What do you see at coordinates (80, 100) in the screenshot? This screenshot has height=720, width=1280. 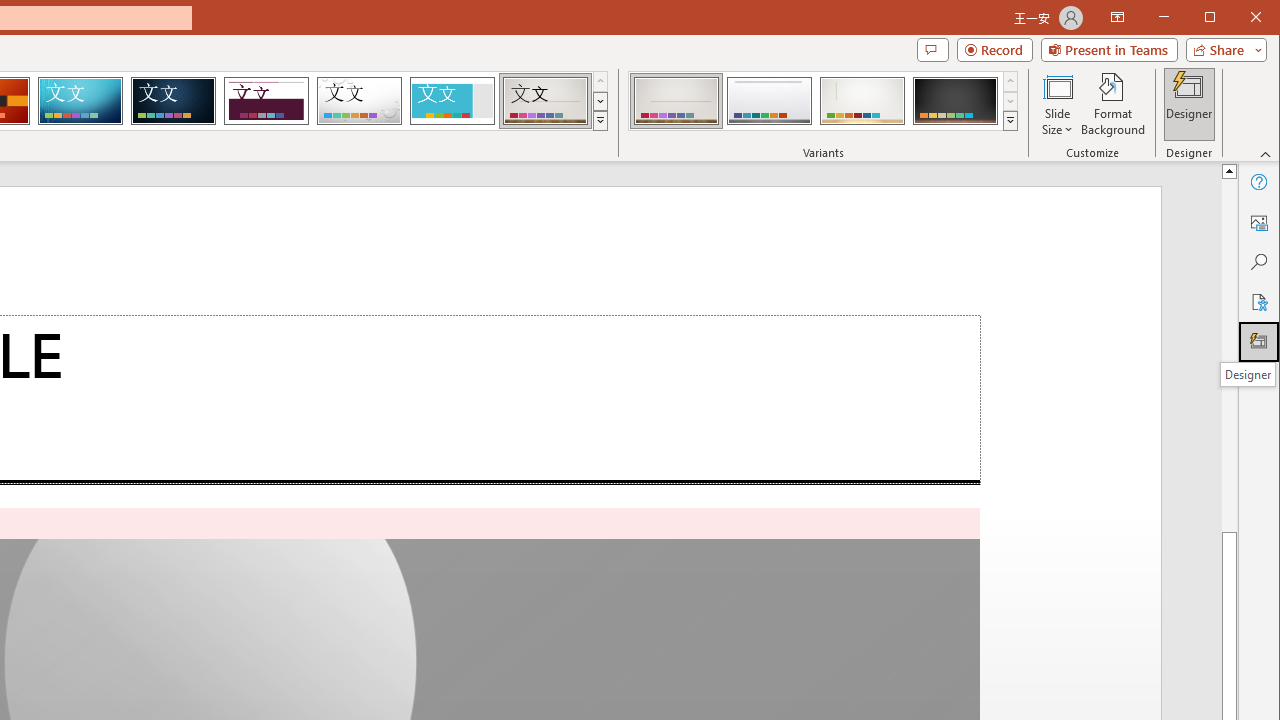 I see `'Circuit'` at bounding box center [80, 100].